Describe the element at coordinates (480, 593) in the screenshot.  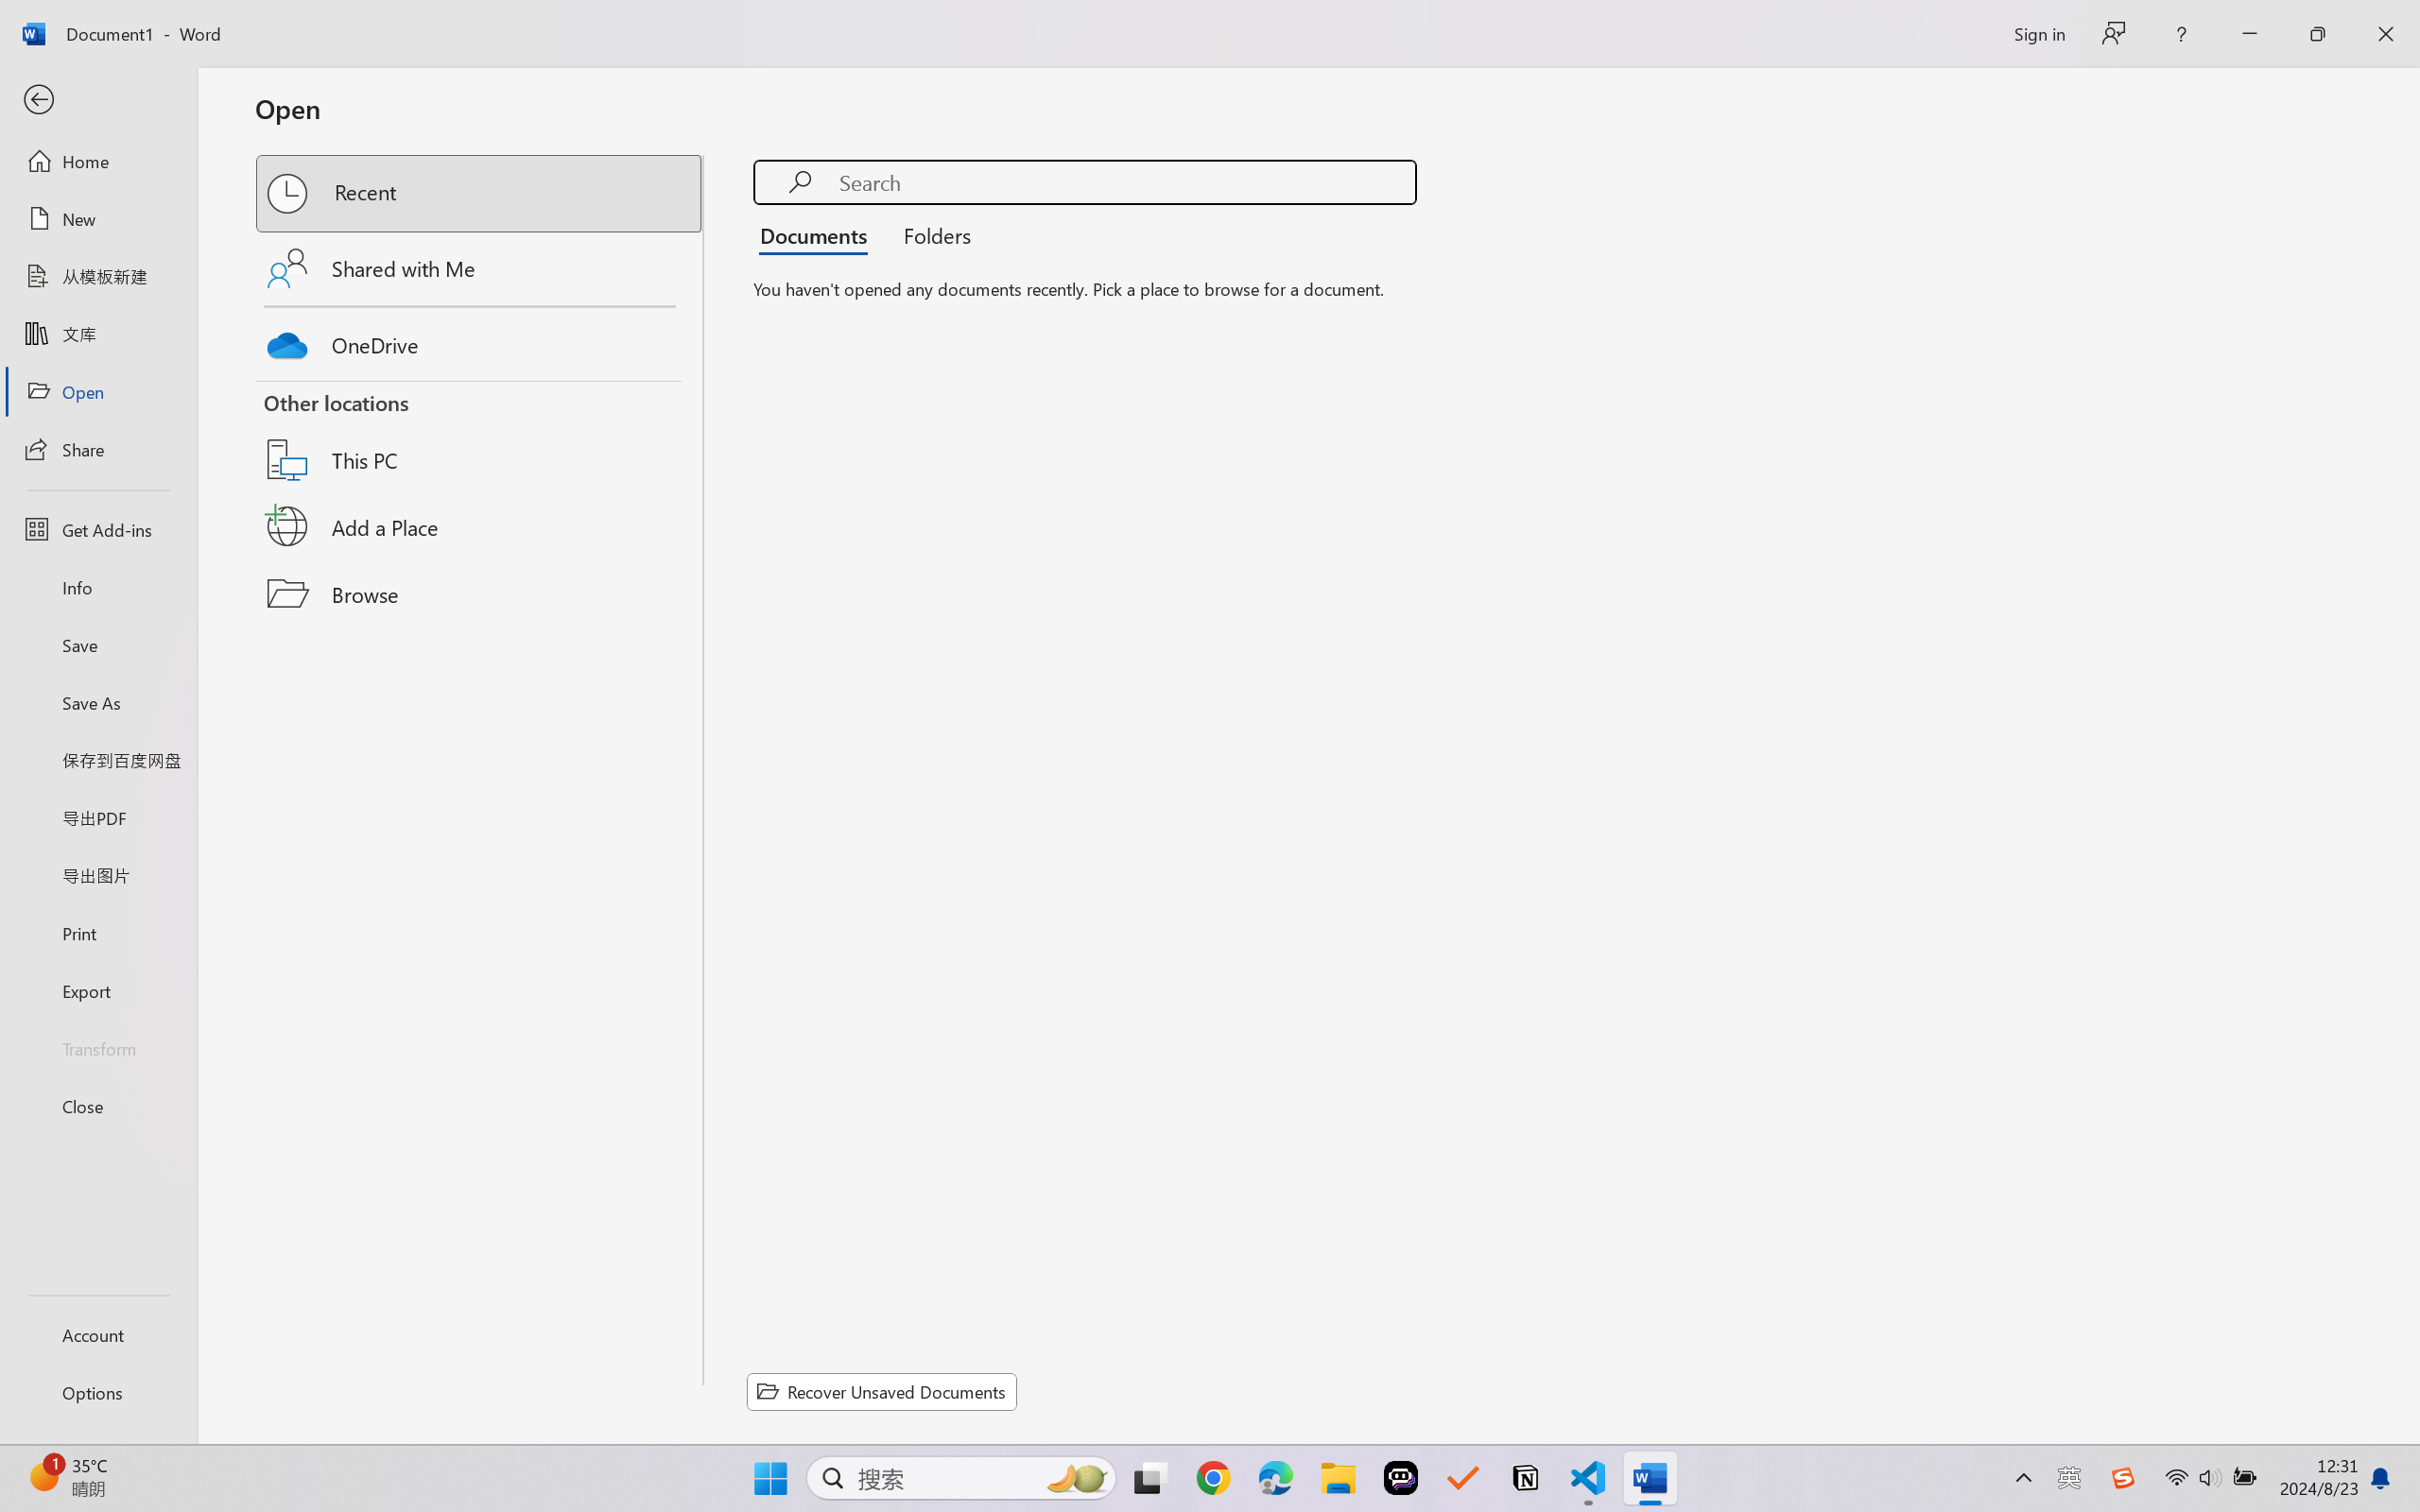
I see `'Browse'` at that location.